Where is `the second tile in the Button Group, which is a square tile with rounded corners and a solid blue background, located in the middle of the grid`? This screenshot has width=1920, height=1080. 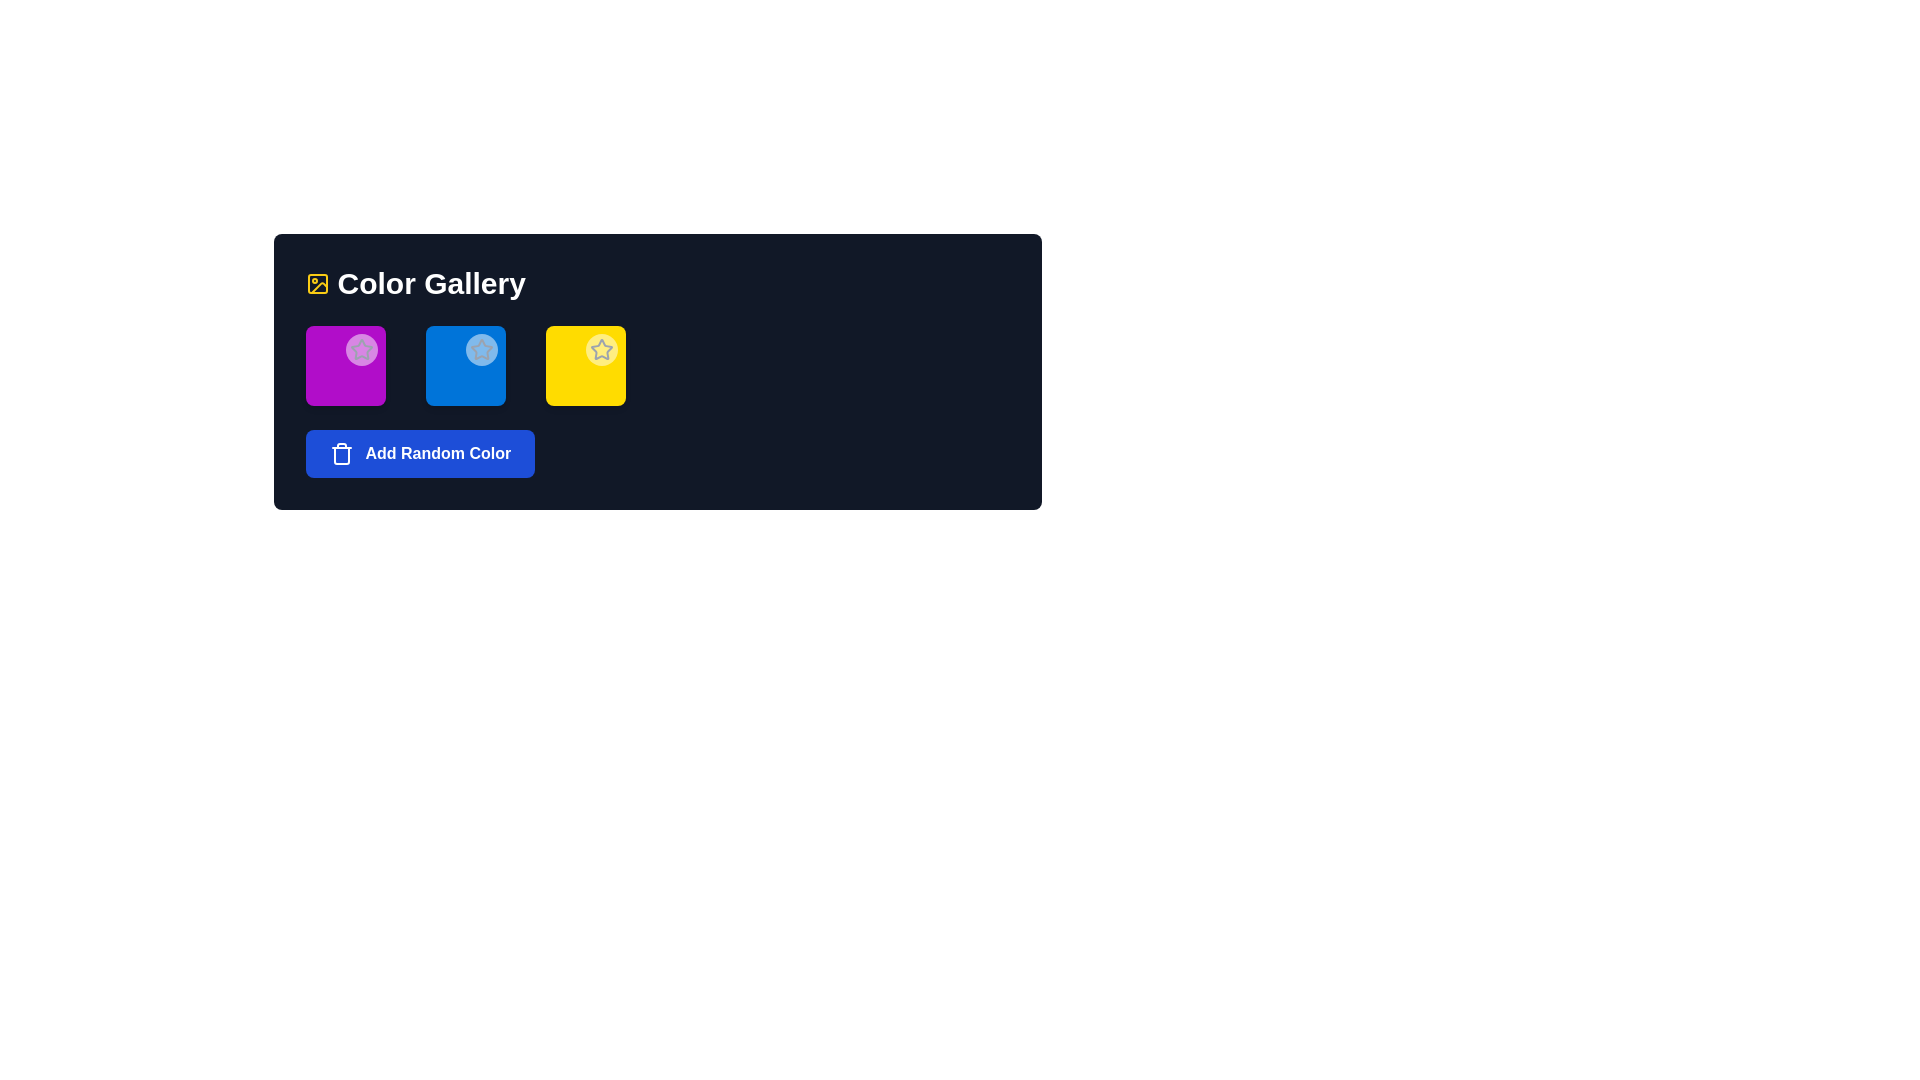
the second tile in the Button Group, which is a square tile with rounded corners and a solid blue background, located in the middle of the grid is located at coordinates (464, 366).